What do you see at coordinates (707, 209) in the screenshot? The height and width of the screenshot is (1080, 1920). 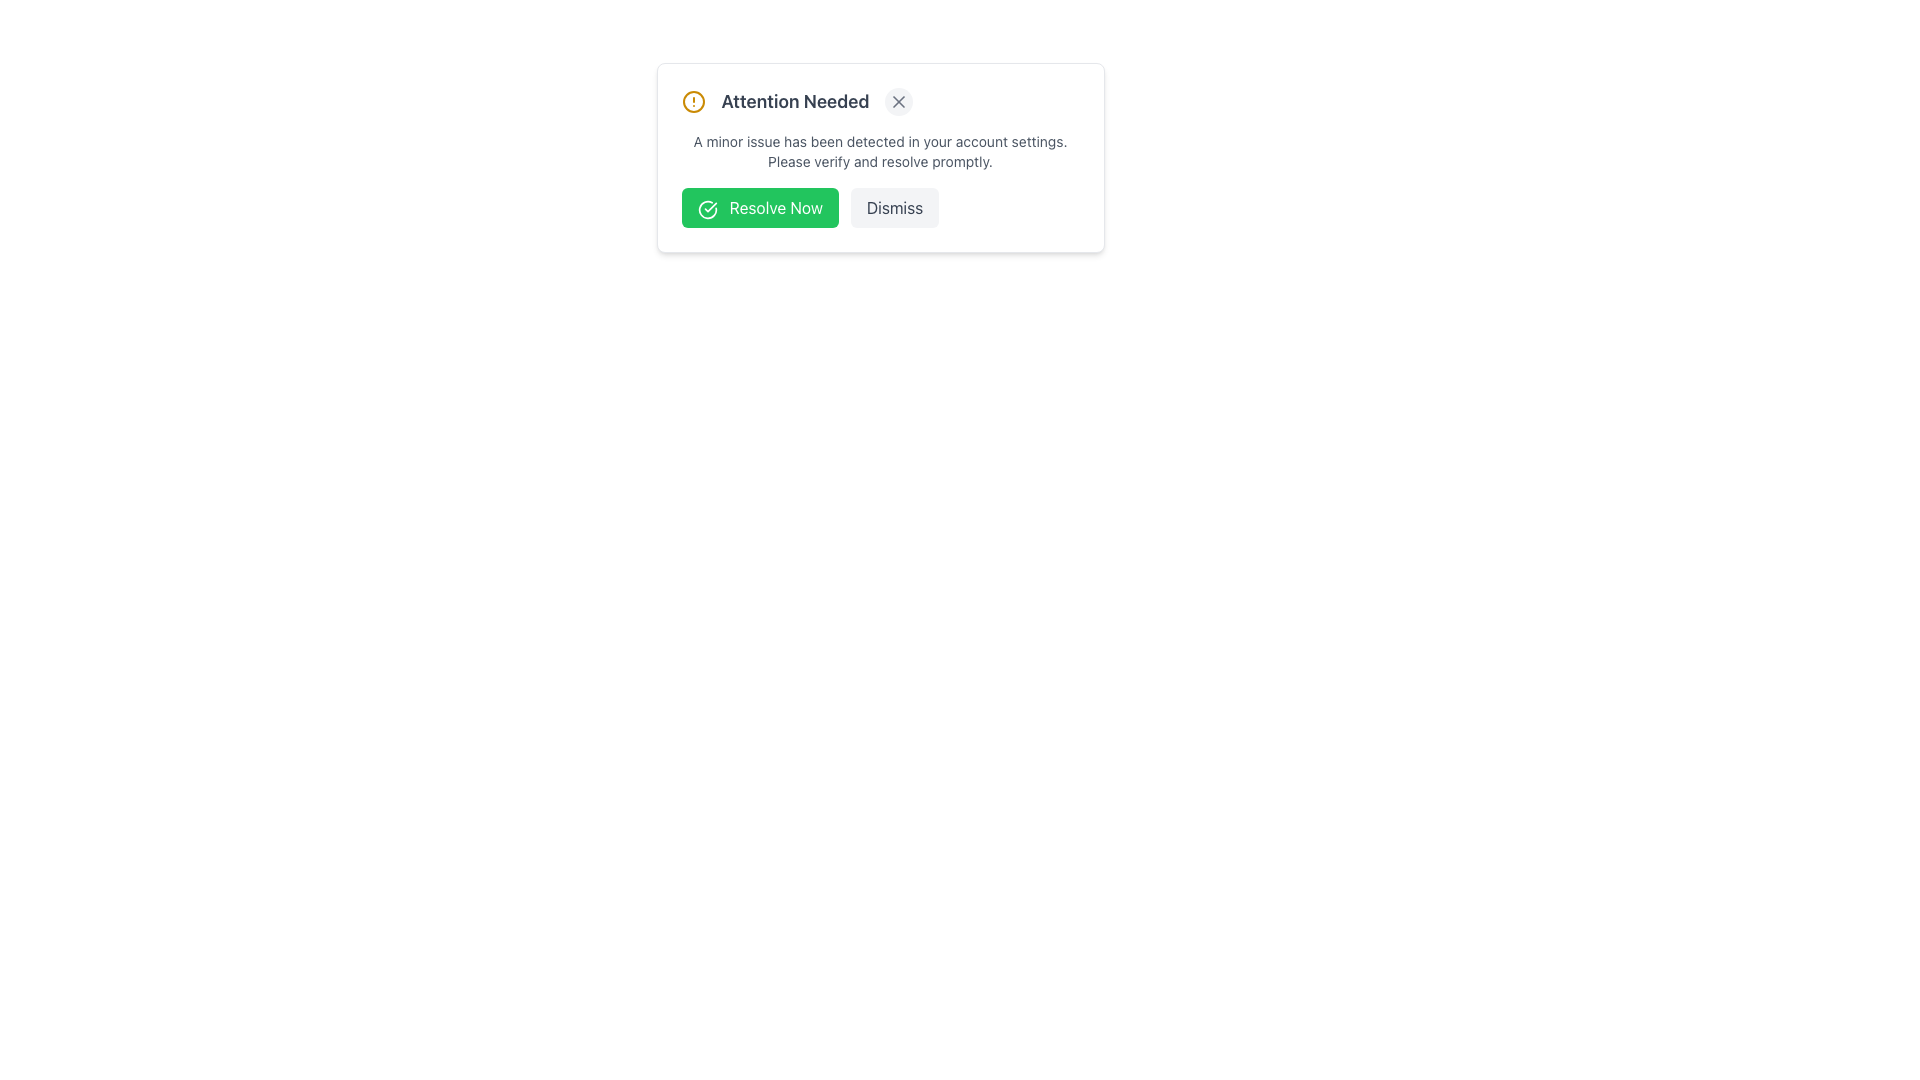 I see `the circular checkmark icon located on the left side of the green 'Resolve Now' button` at bounding box center [707, 209].